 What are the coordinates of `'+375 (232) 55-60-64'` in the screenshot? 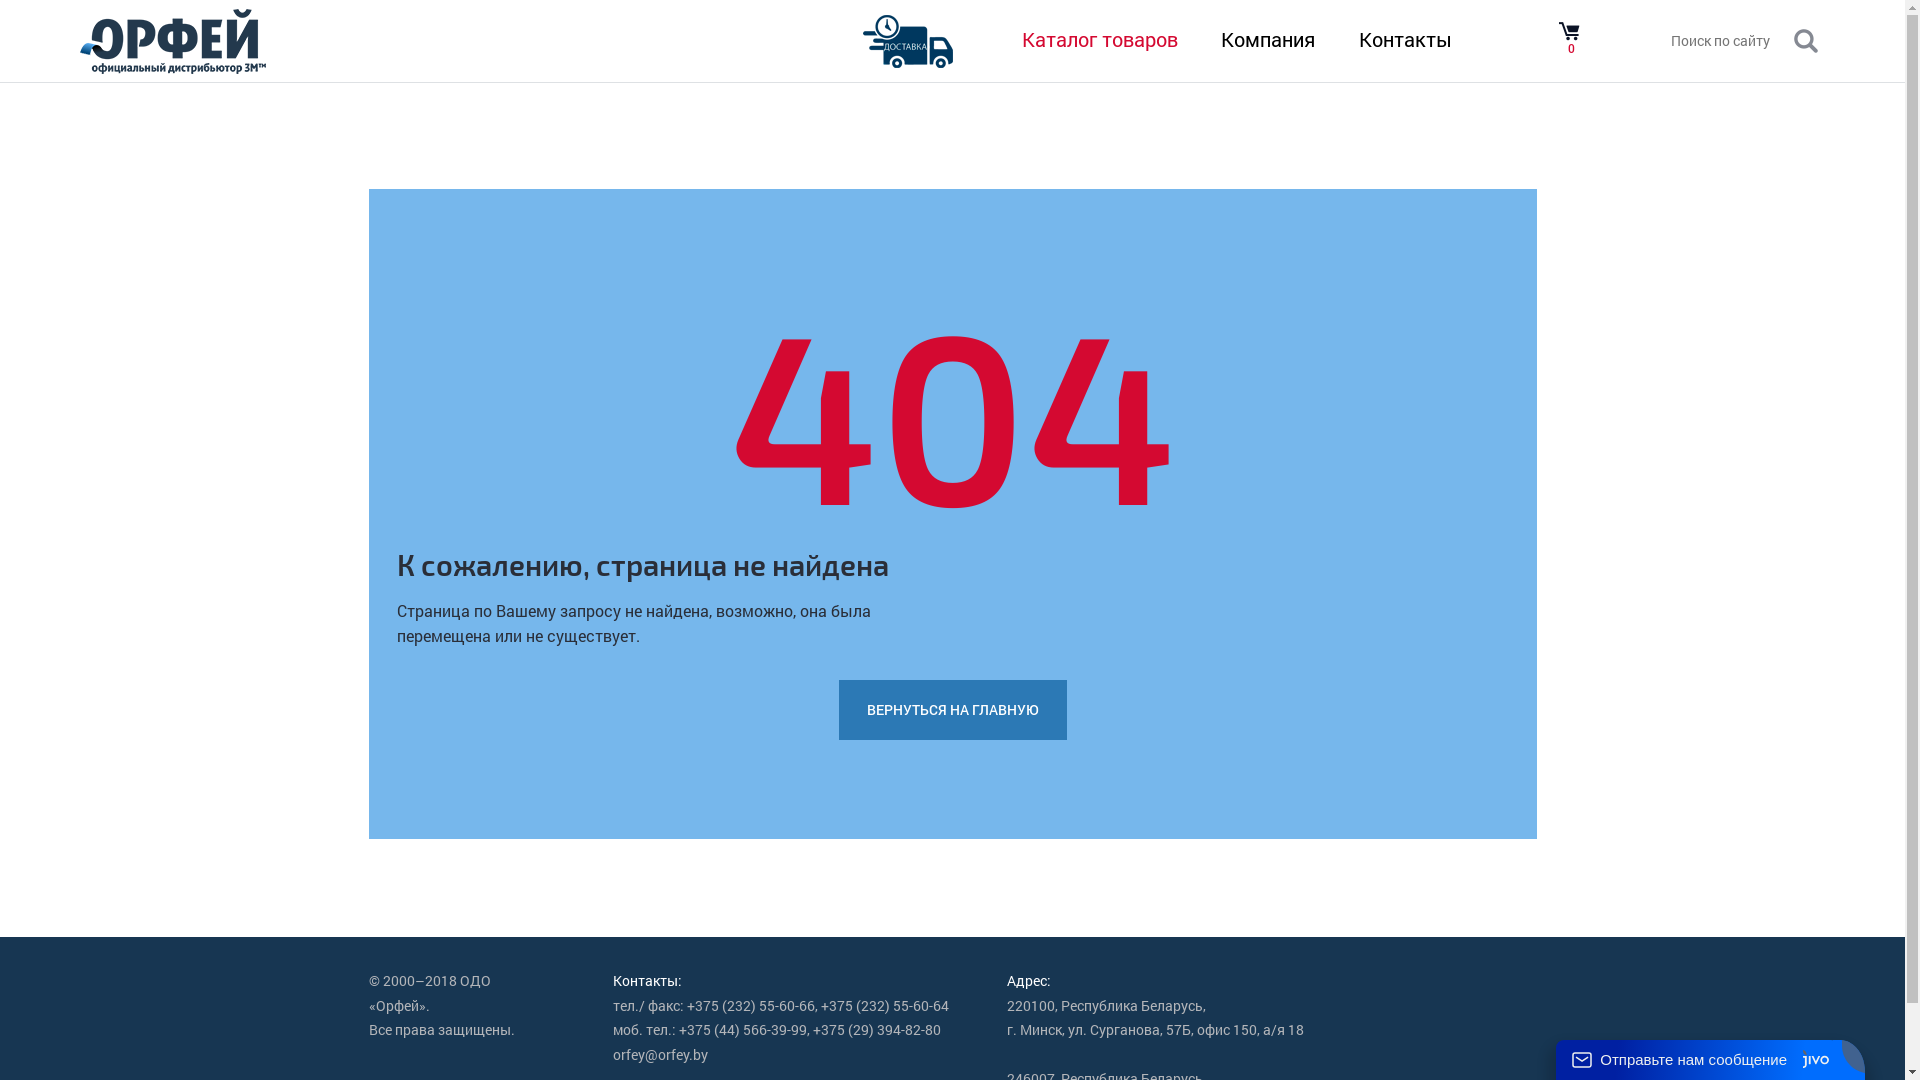 It's located at (883, 1006).